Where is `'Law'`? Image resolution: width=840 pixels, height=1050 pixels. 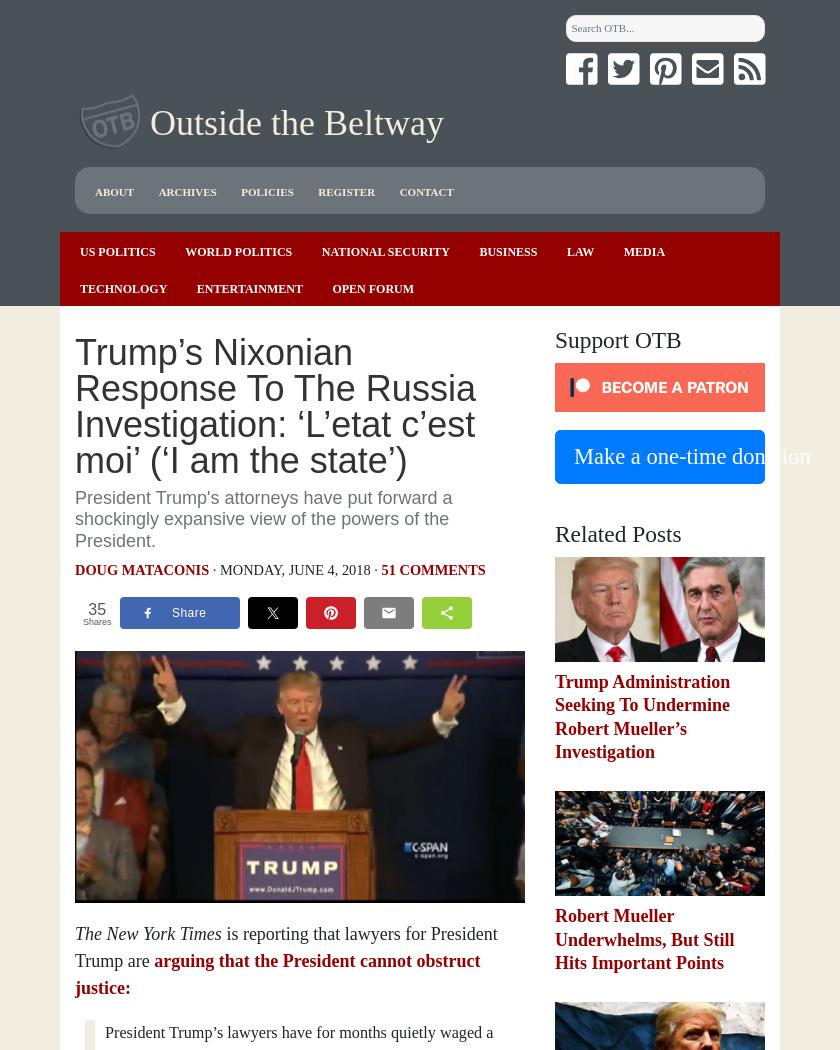 'Law' is located at coordinates (580, 250).